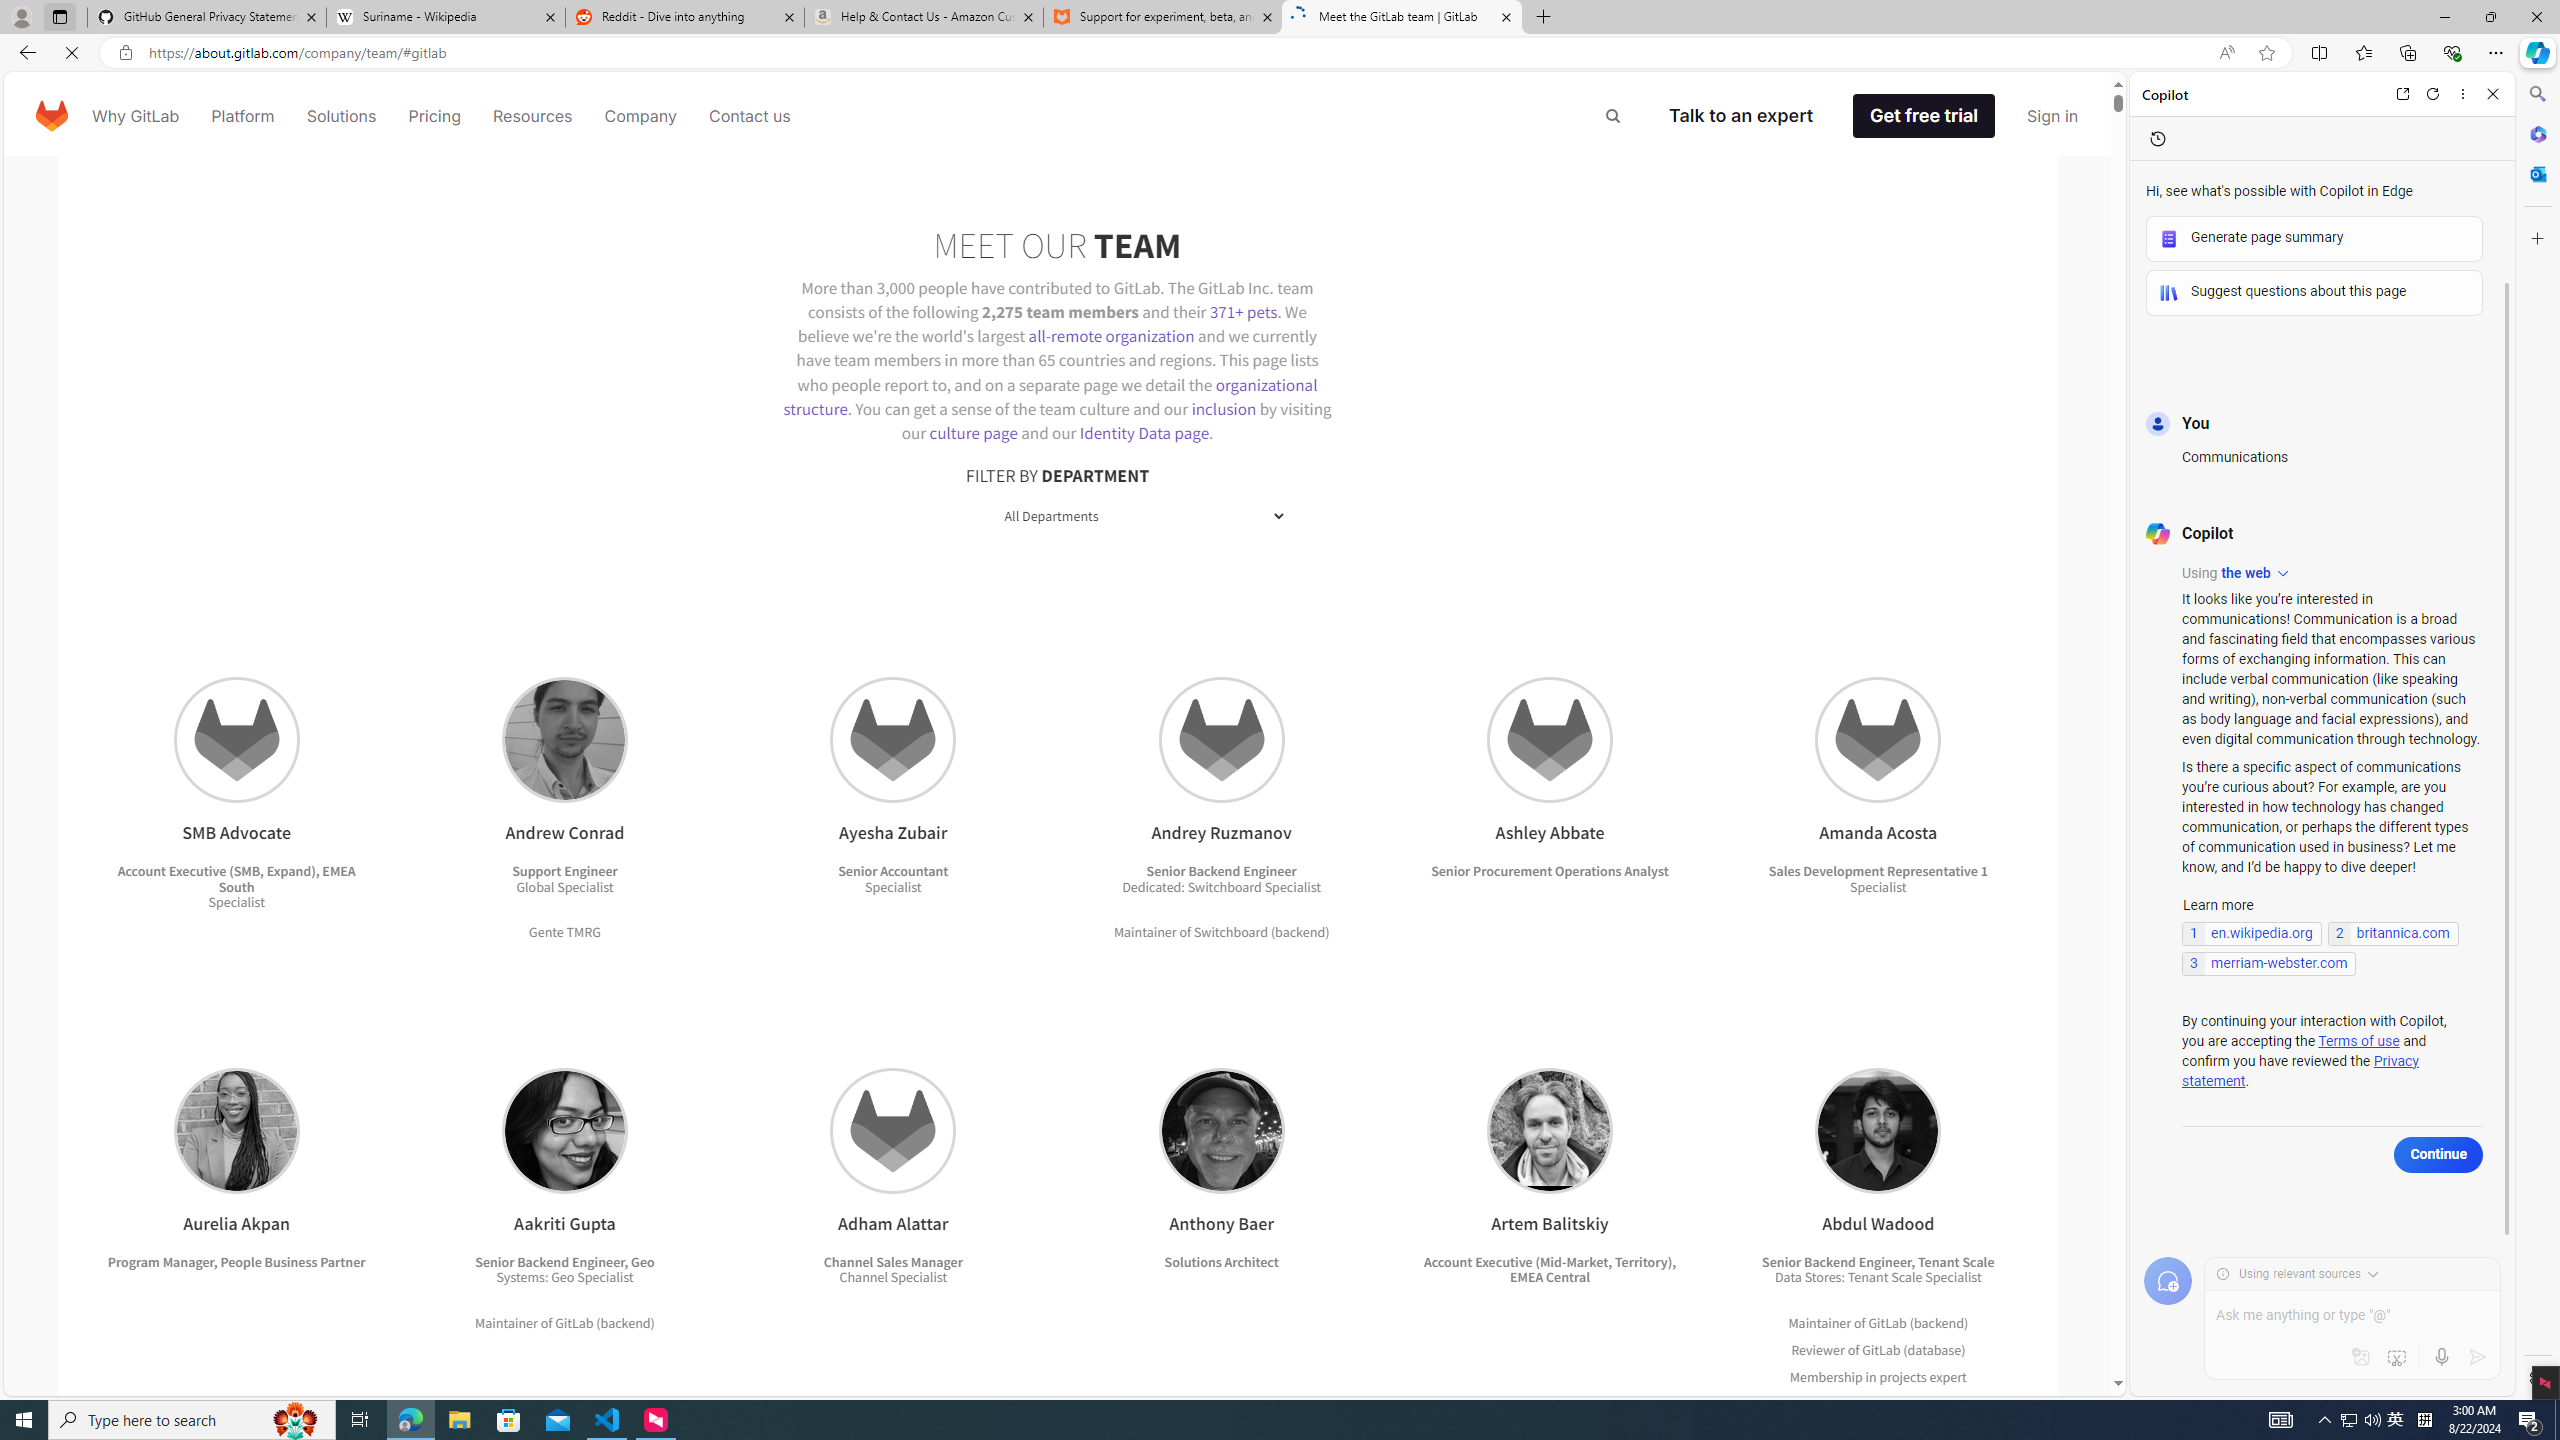  What do you see at coordinates (924, 16) in the screenshot?
I see `'Help & Contact Us - Amazon Customer Service - Sleeping'` at bounding box center [924, 16].